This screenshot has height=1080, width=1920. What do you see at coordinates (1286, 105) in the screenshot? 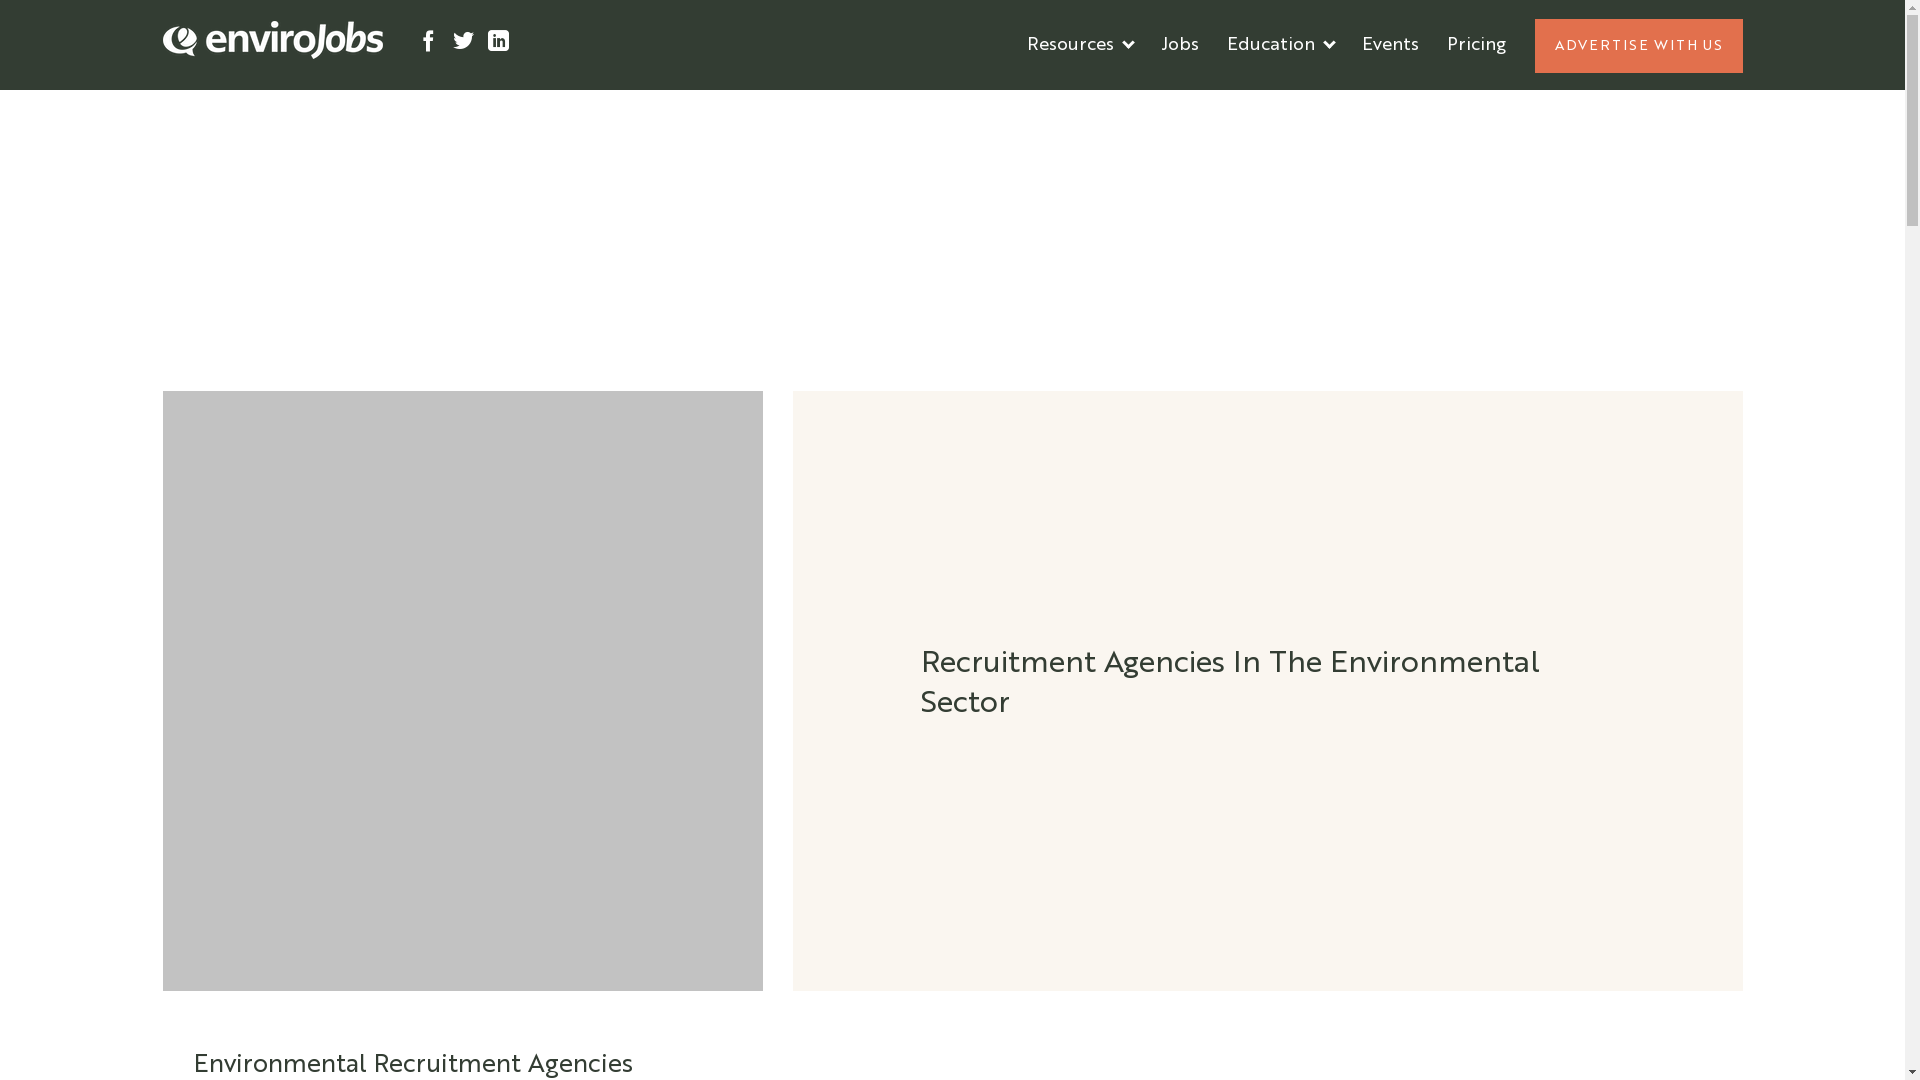
I see `'Short Courses'` at bounding box center [1286, 105].